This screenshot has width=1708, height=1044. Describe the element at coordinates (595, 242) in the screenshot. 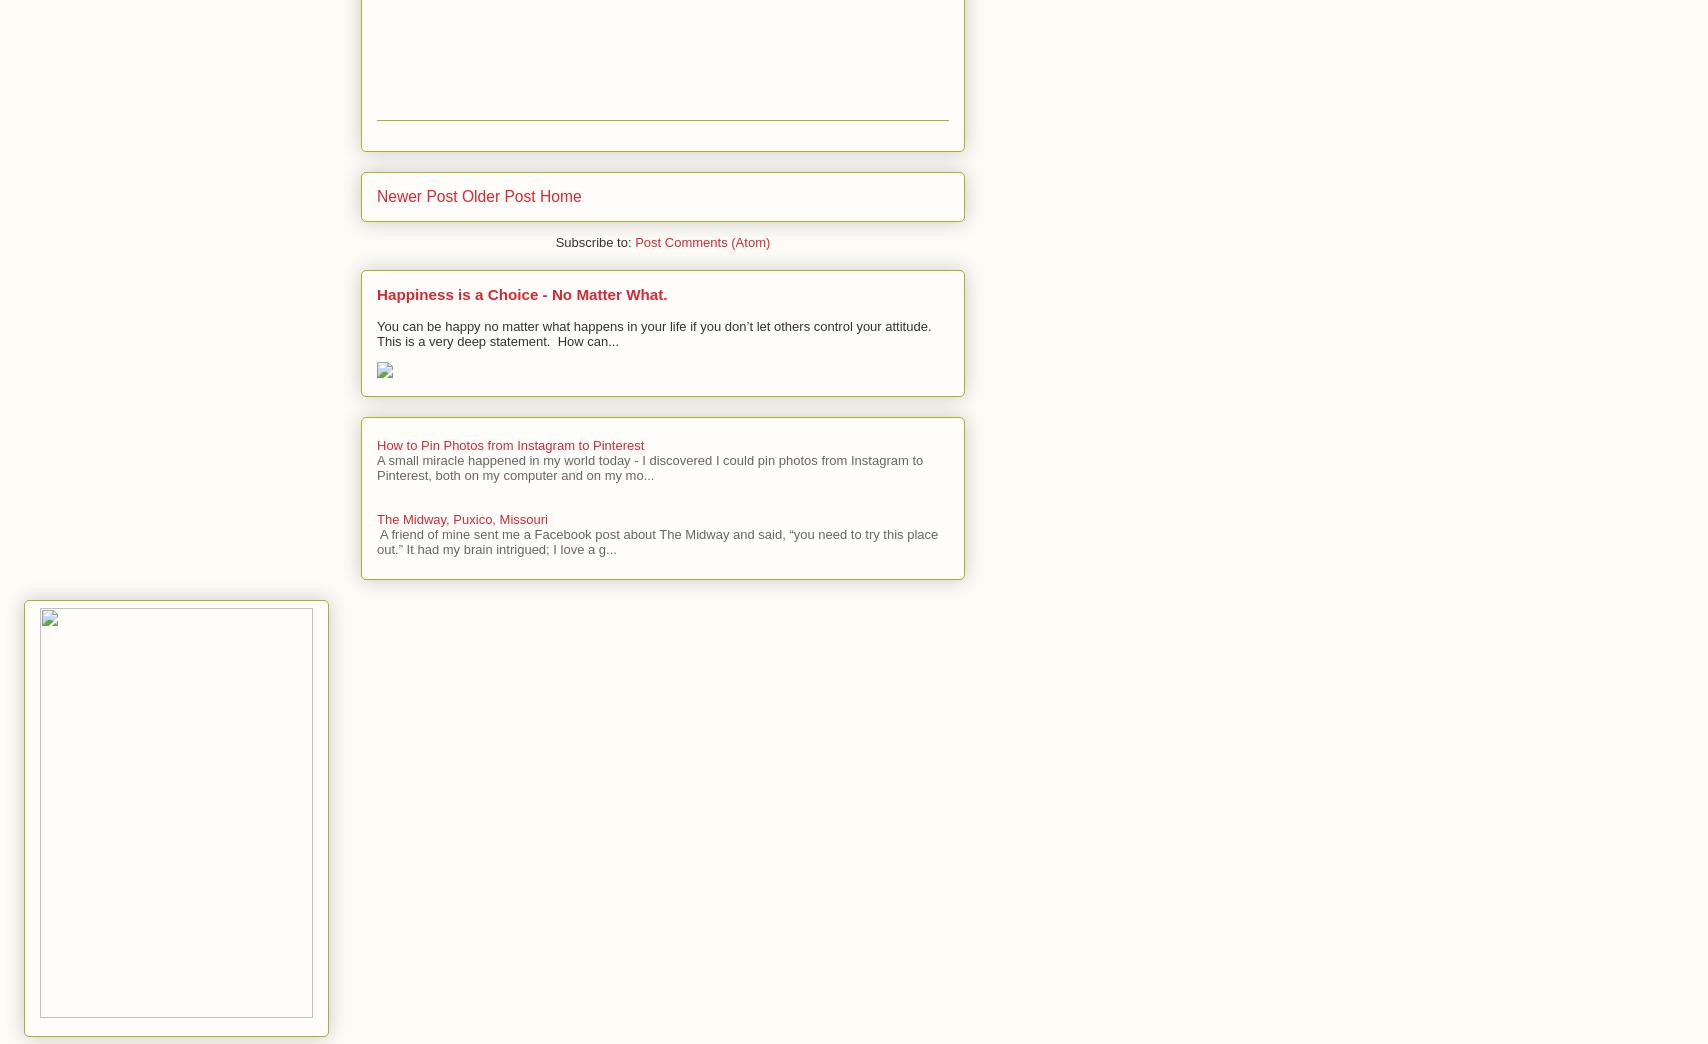

I see `'Subscribe to:'` at that location.